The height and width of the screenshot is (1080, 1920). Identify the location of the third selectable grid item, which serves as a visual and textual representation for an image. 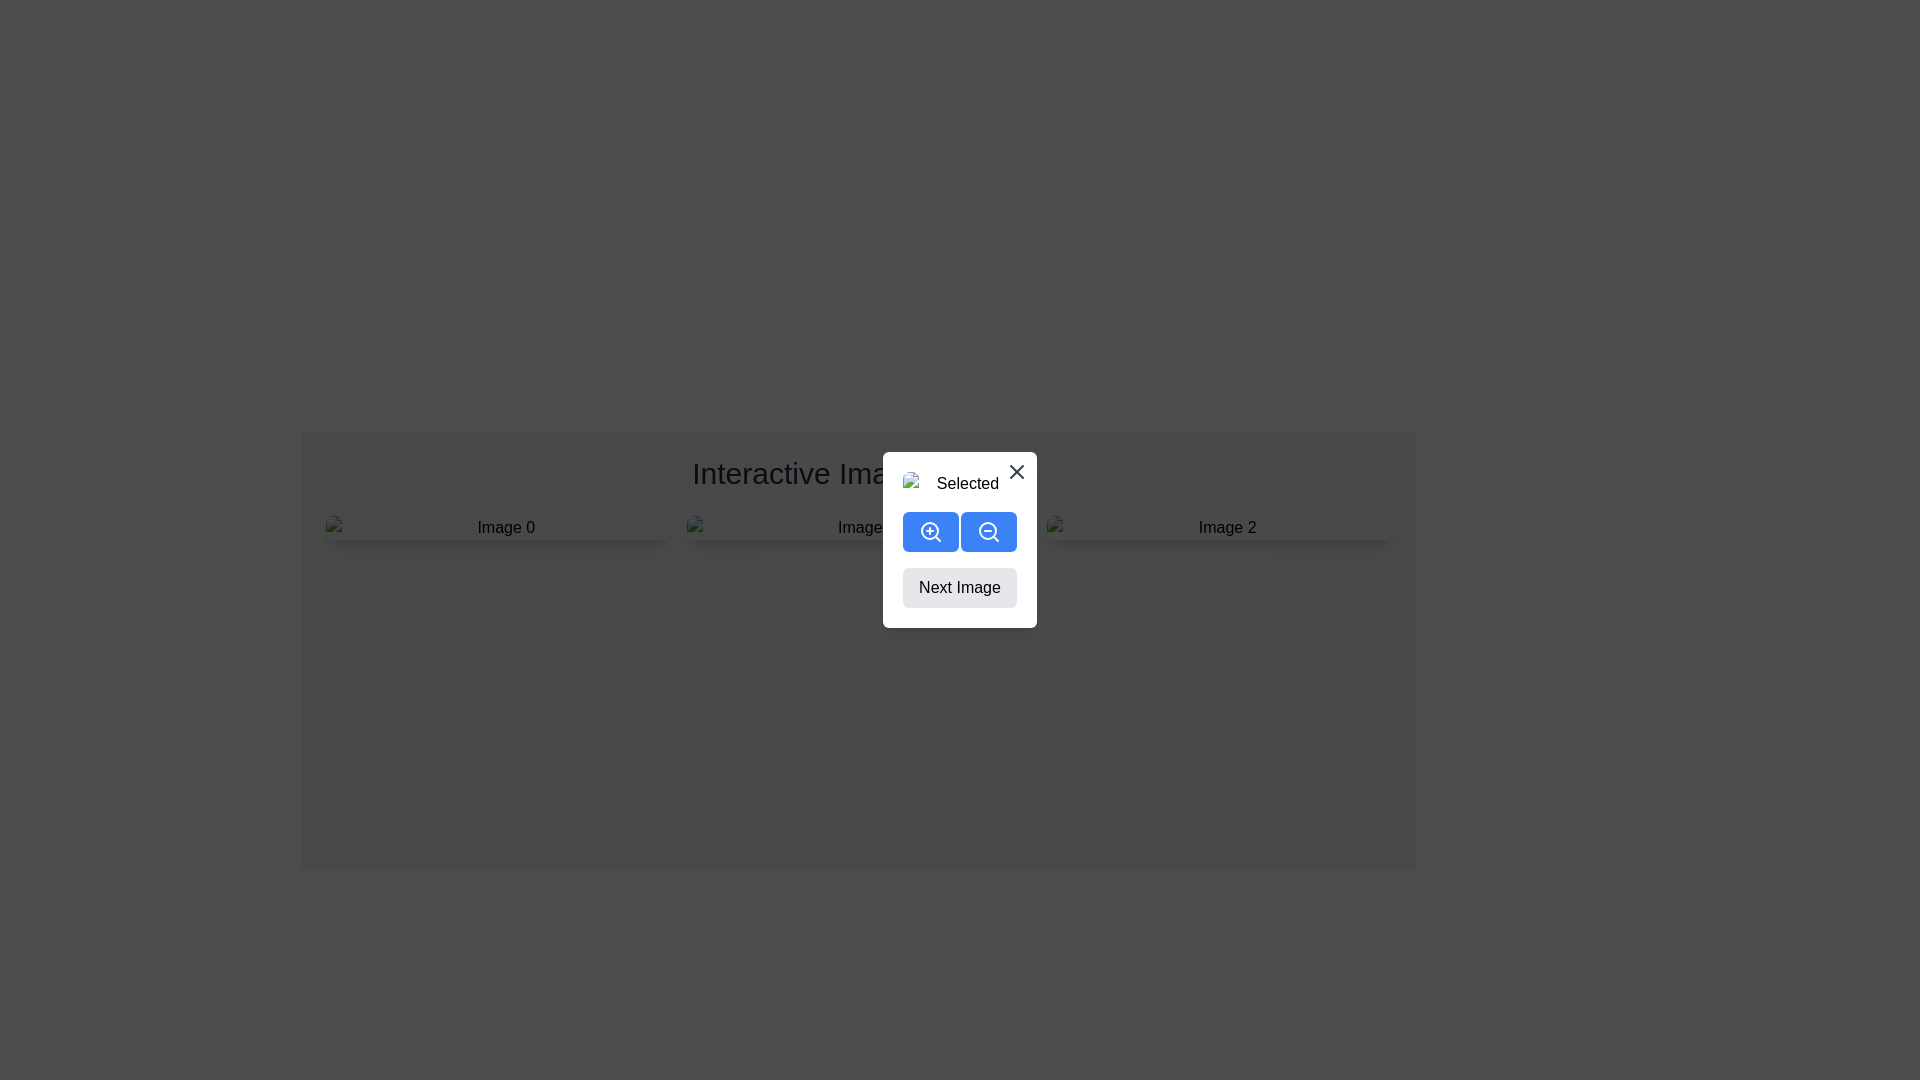
(1218, 527).